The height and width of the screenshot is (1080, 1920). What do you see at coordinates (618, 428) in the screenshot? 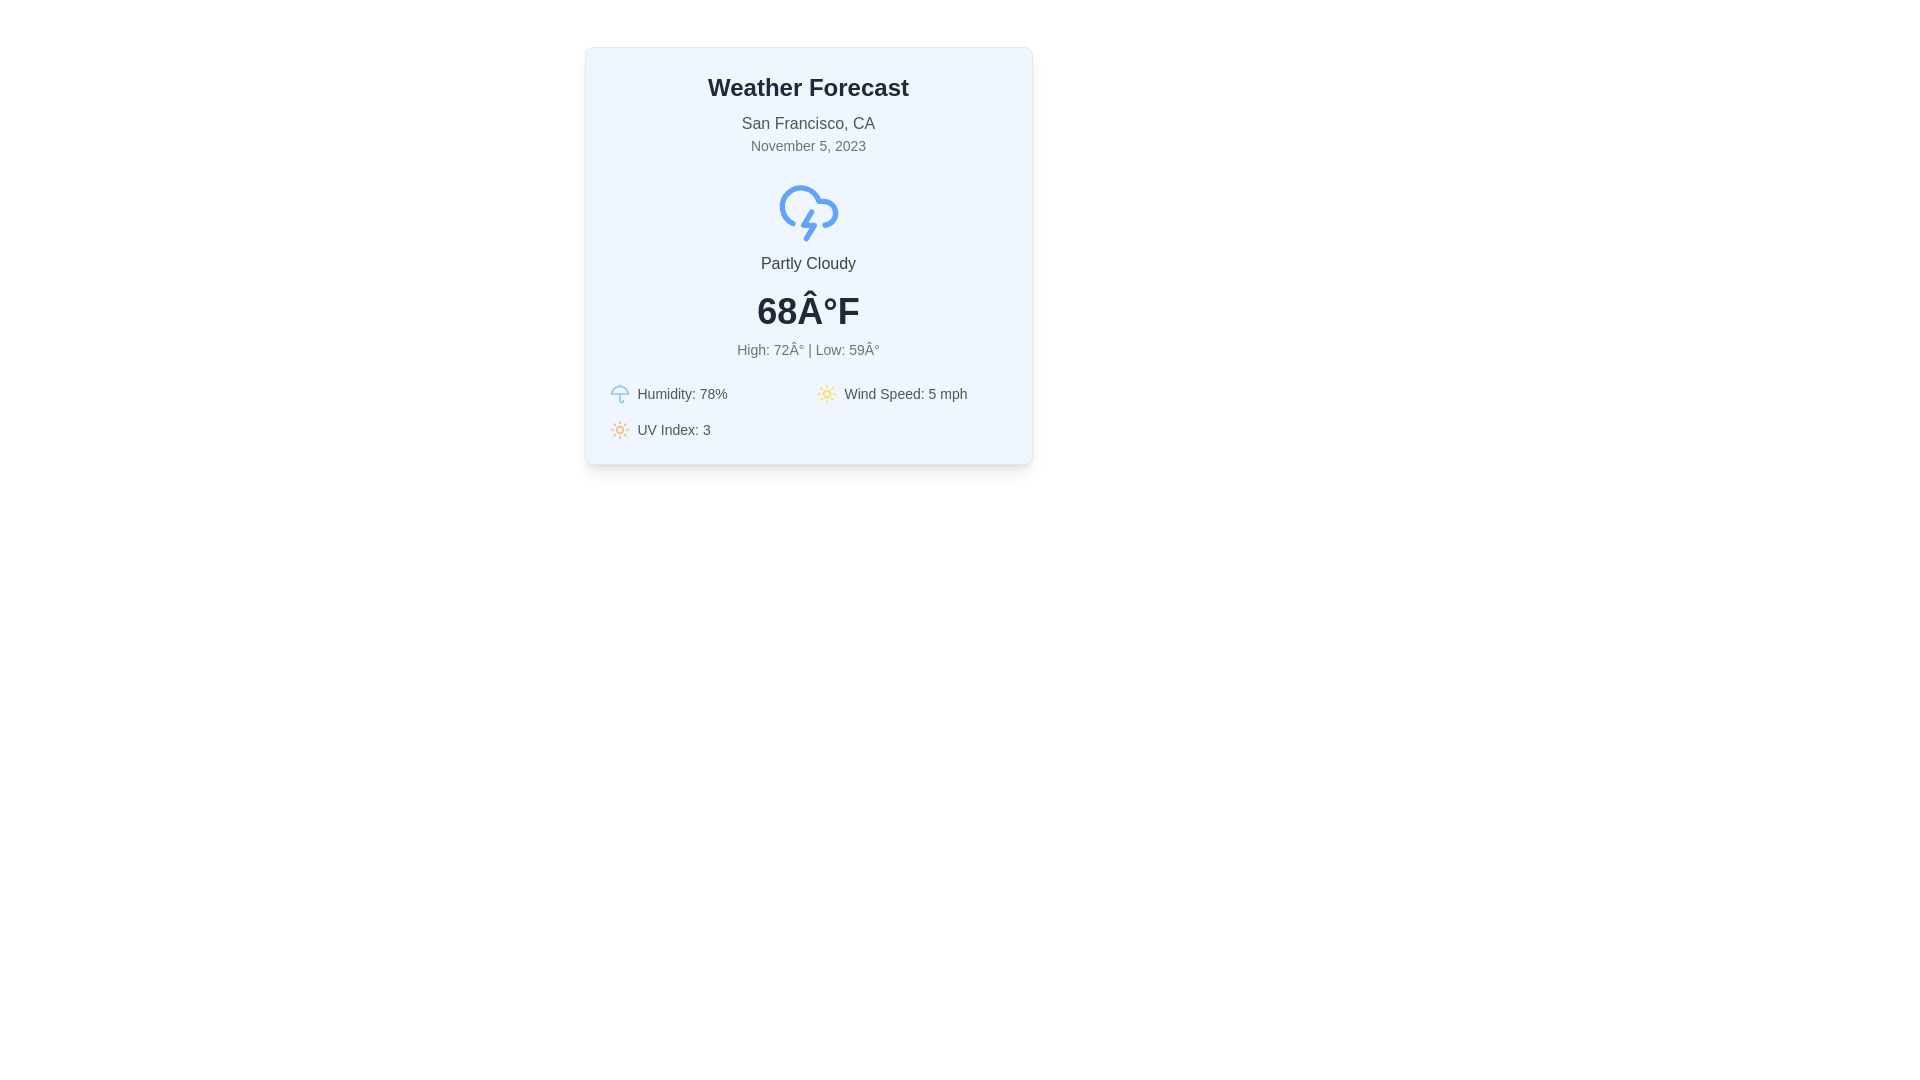
I see `the sun icon representing the UV index information, located in the bottom-left portion of the weather forecast card` at bounding box center [618, 428].